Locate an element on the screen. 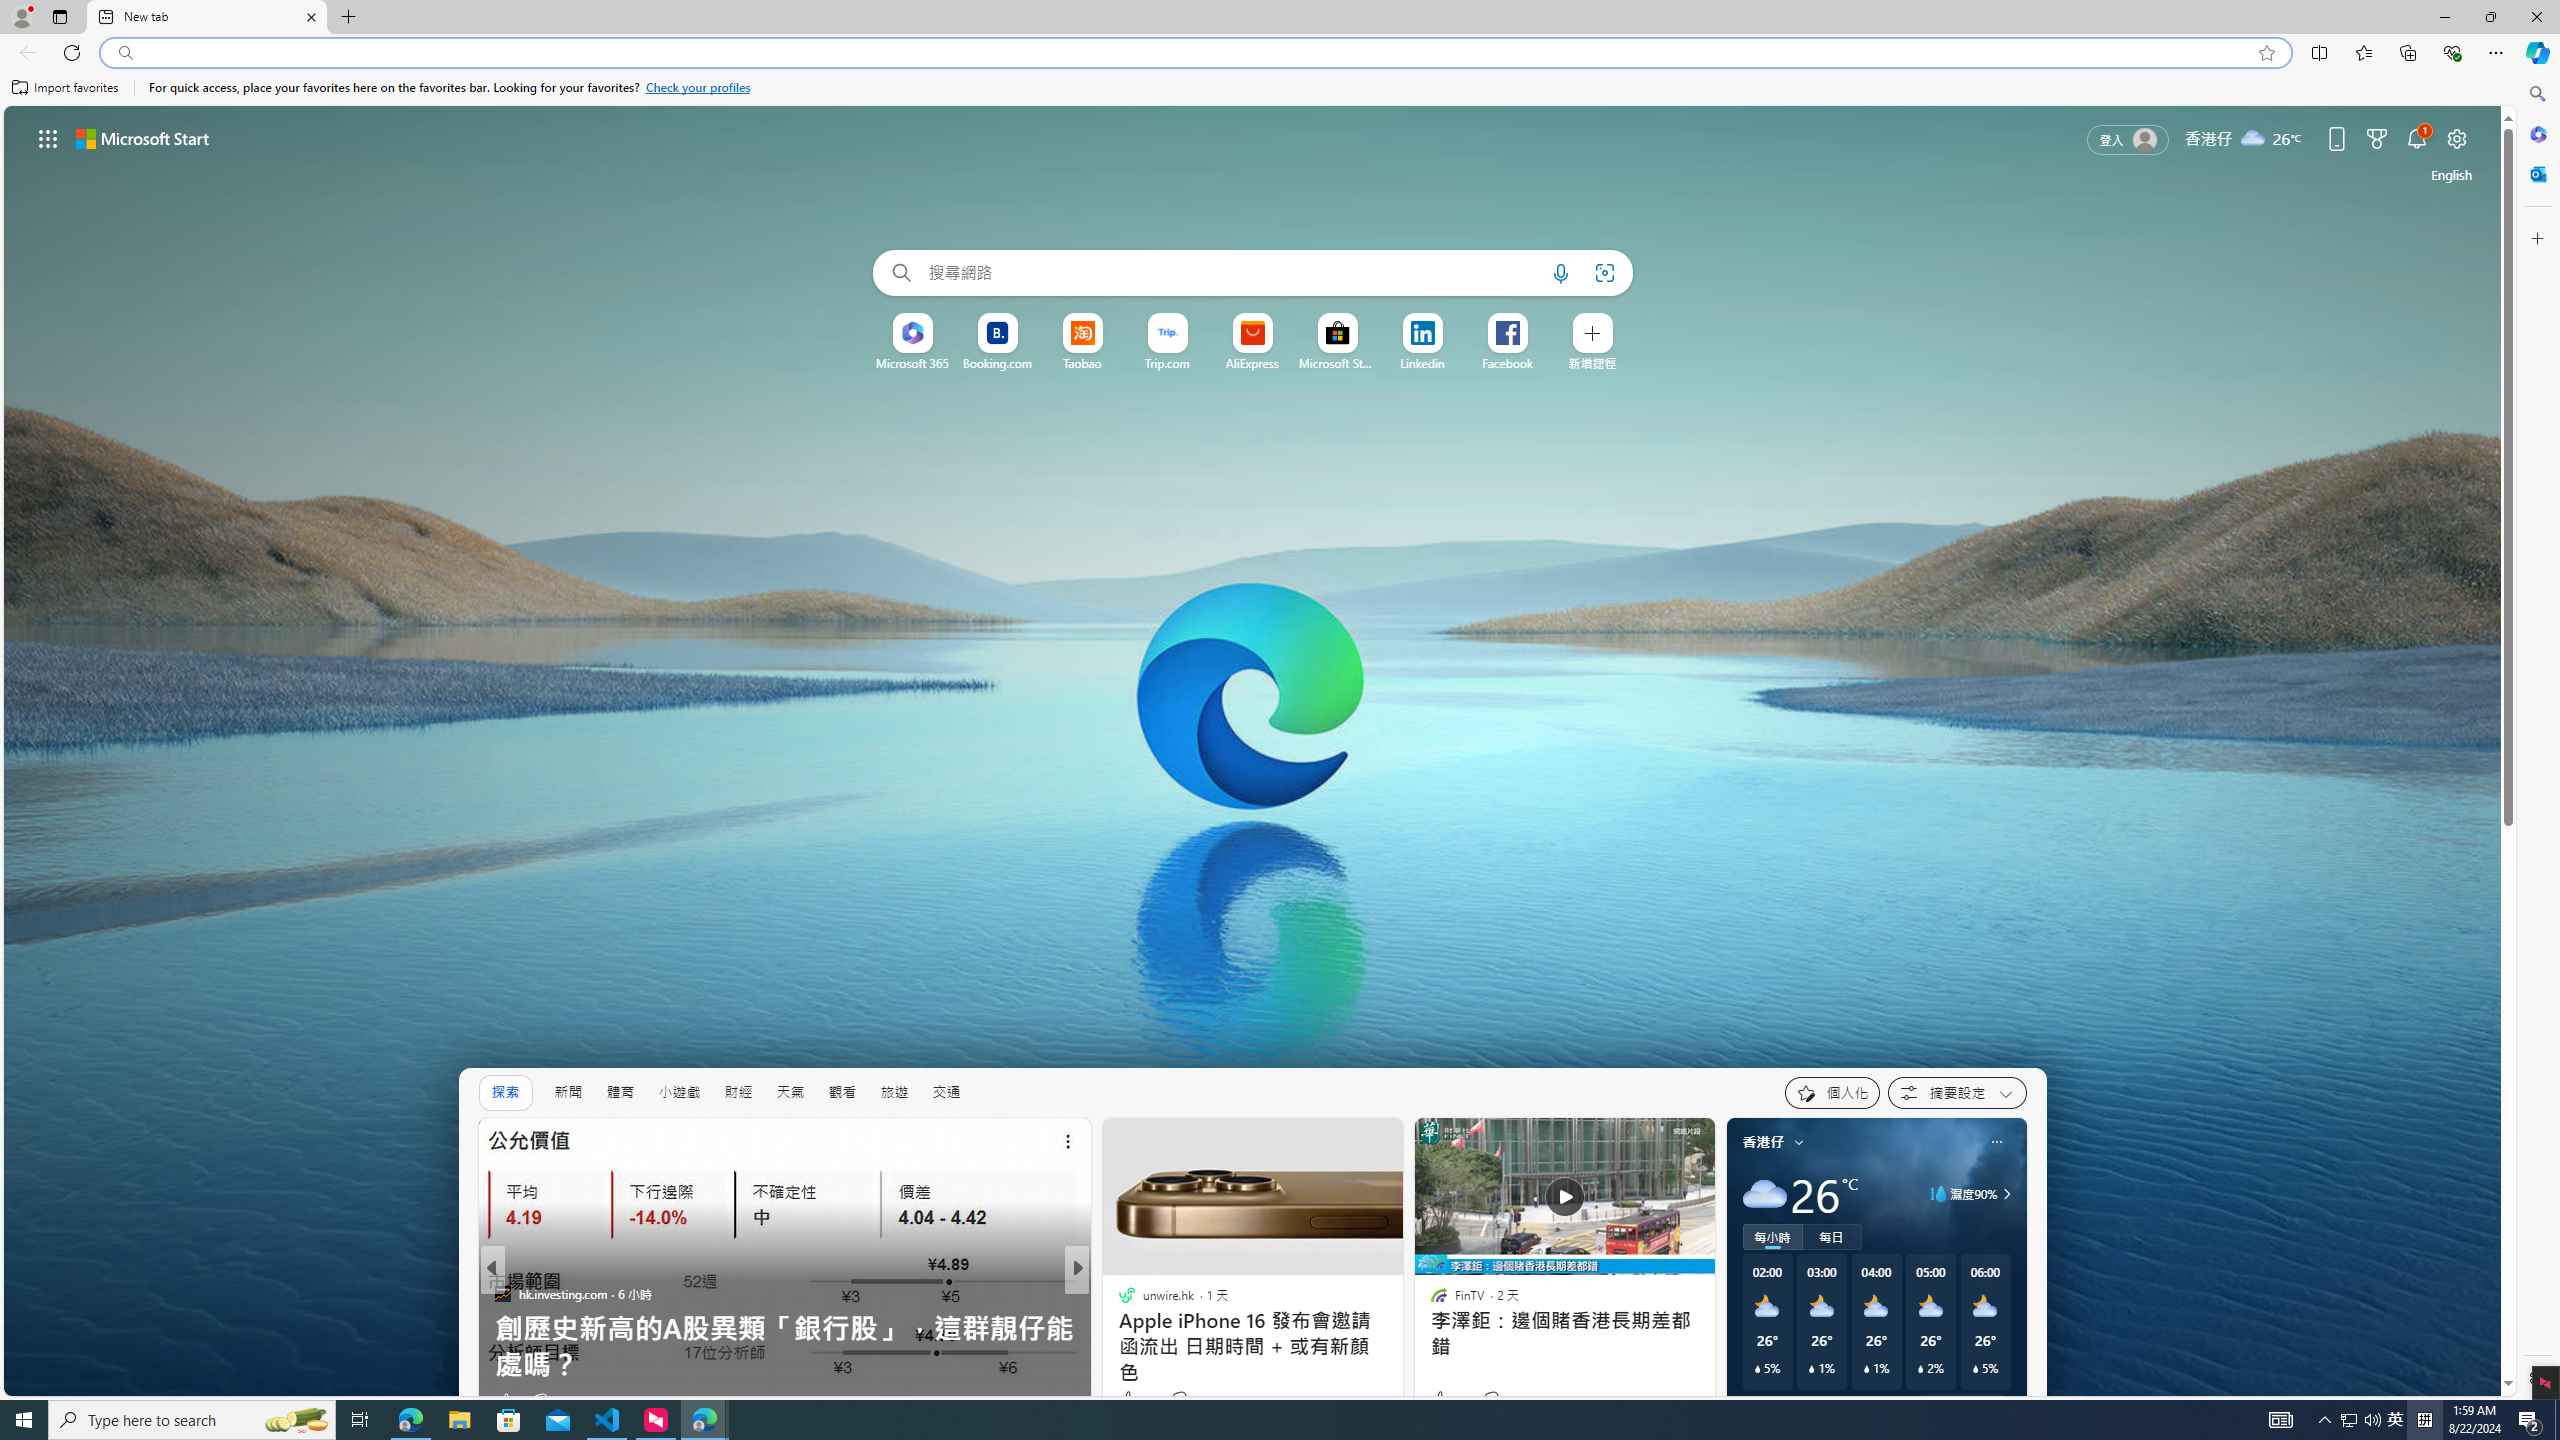  'Side bar' is located at coordinates (2537, 735).